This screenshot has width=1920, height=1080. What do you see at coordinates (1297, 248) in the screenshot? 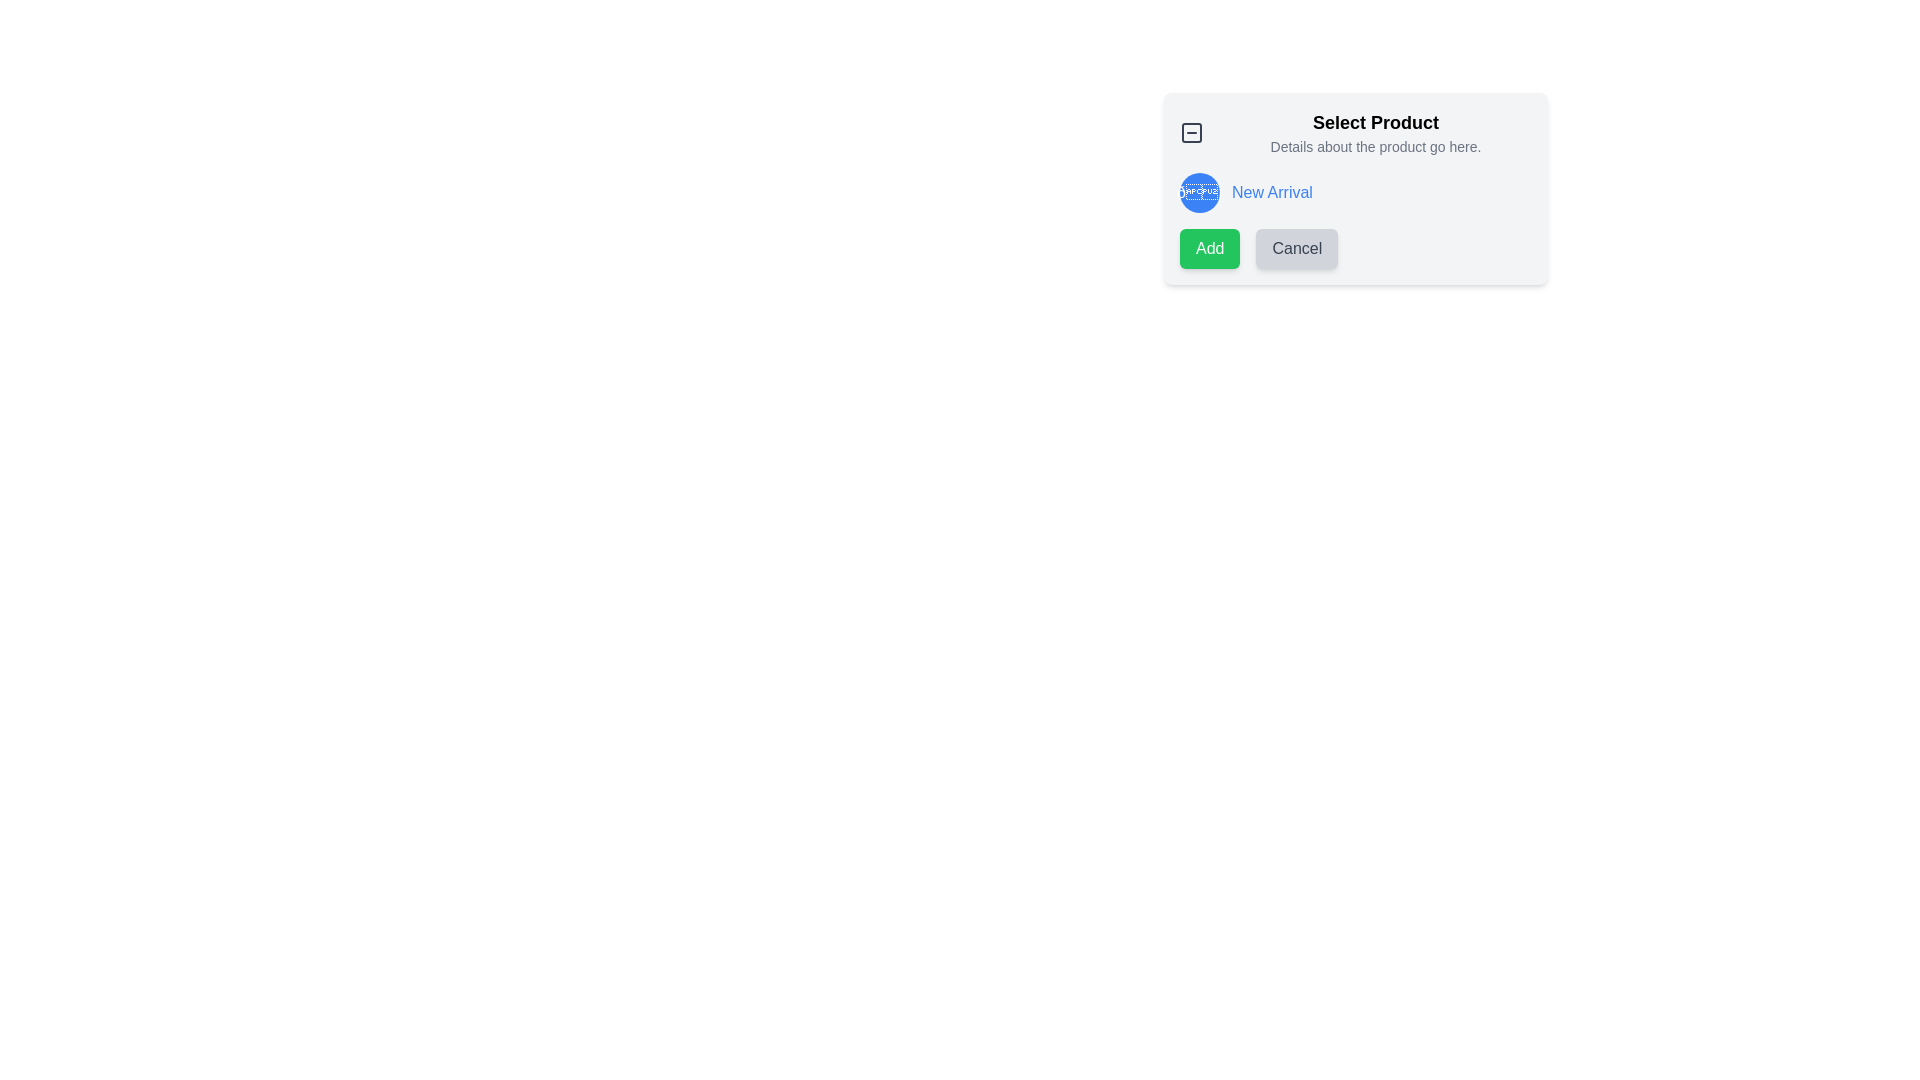
I see `the 'Cancel' button, which is a rectangular button with a light gray background and rounded corners, located to the right of the green 'Add' button` at bounding box center [1297, 248].